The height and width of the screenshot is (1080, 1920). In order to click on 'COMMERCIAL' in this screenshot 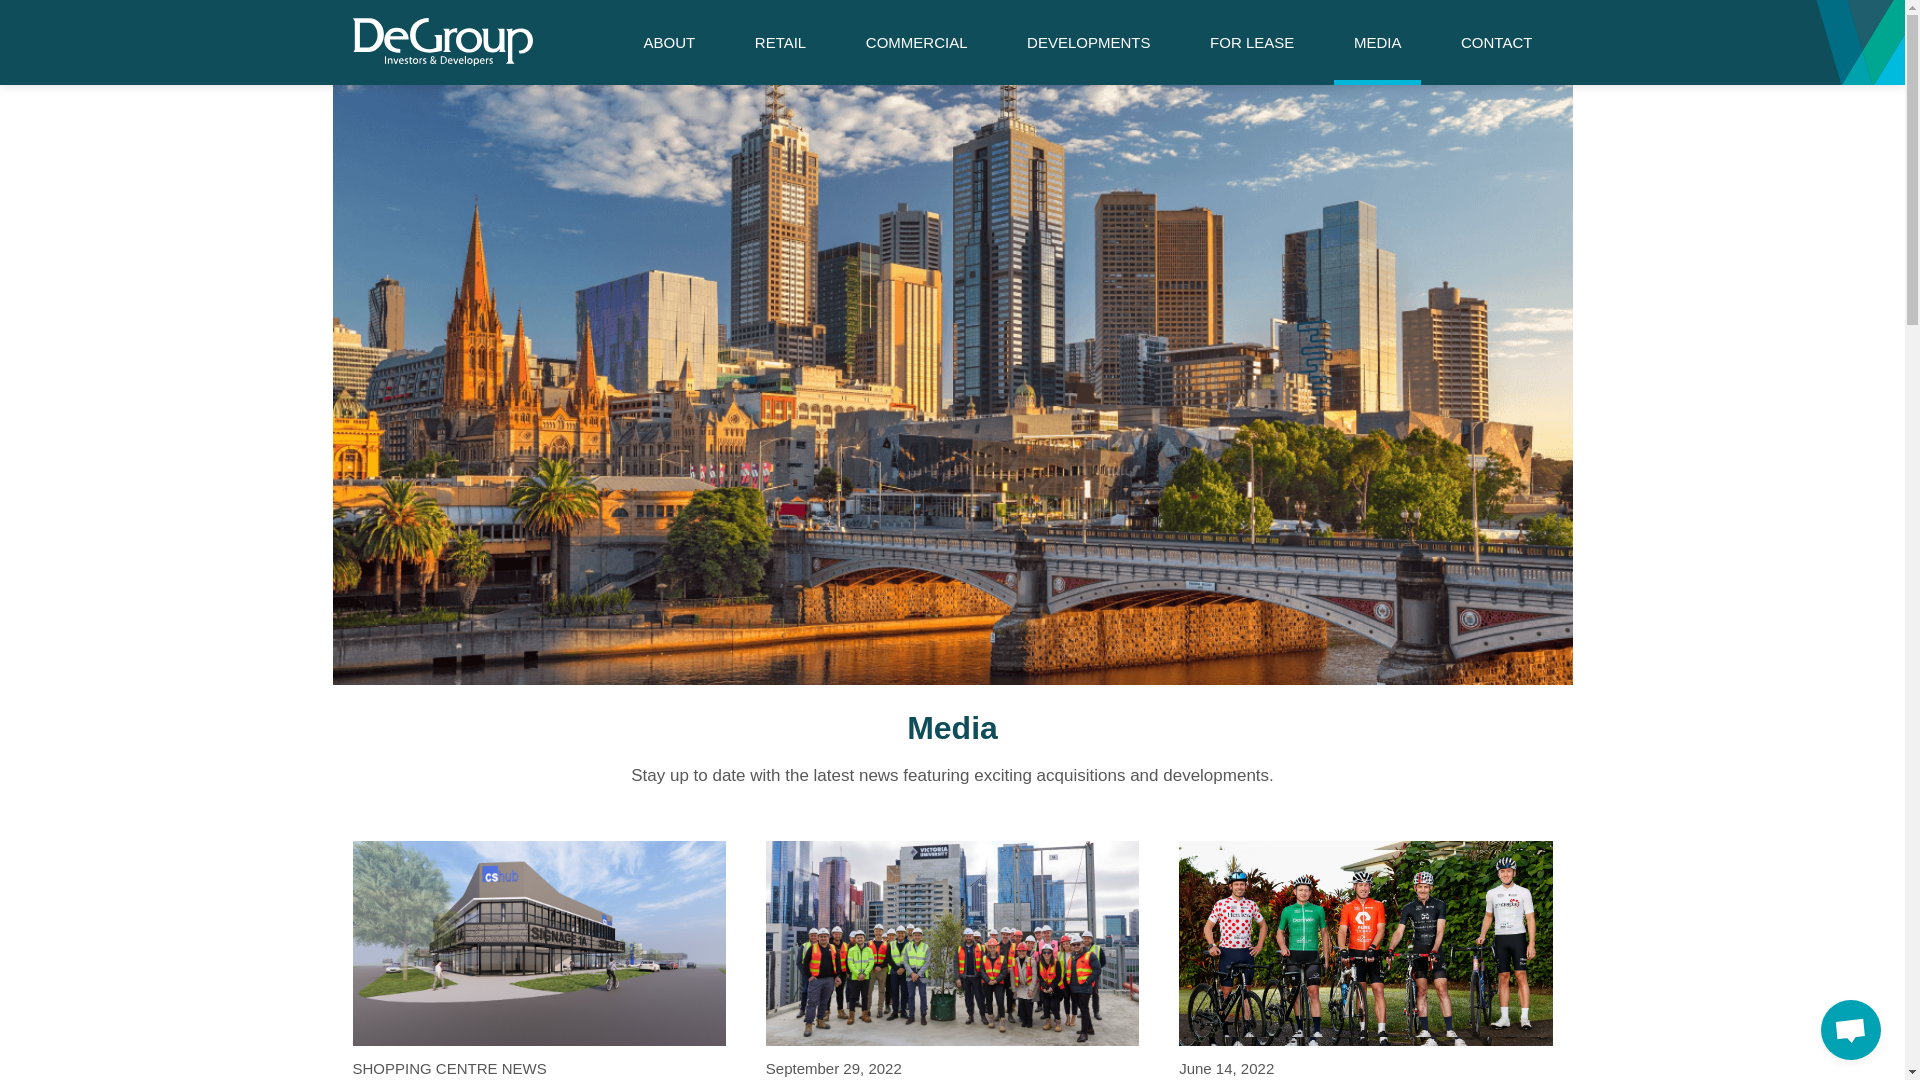, I will do `click(915, 42)`.